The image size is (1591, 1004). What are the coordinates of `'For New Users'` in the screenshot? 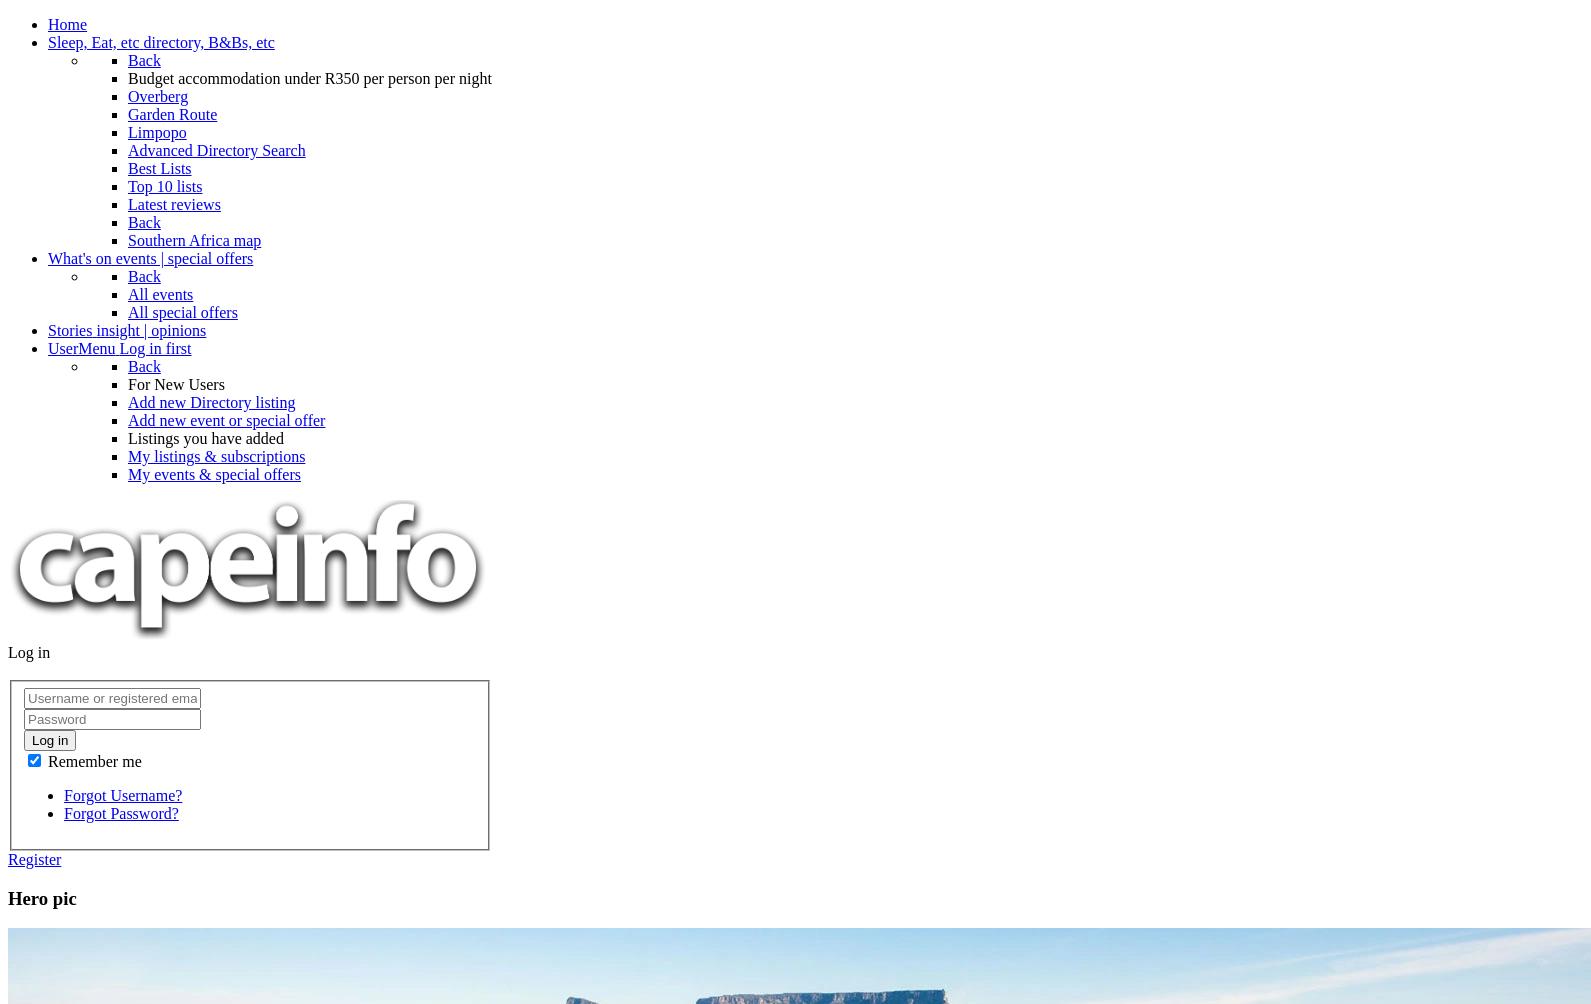 It's located at (174, 383).